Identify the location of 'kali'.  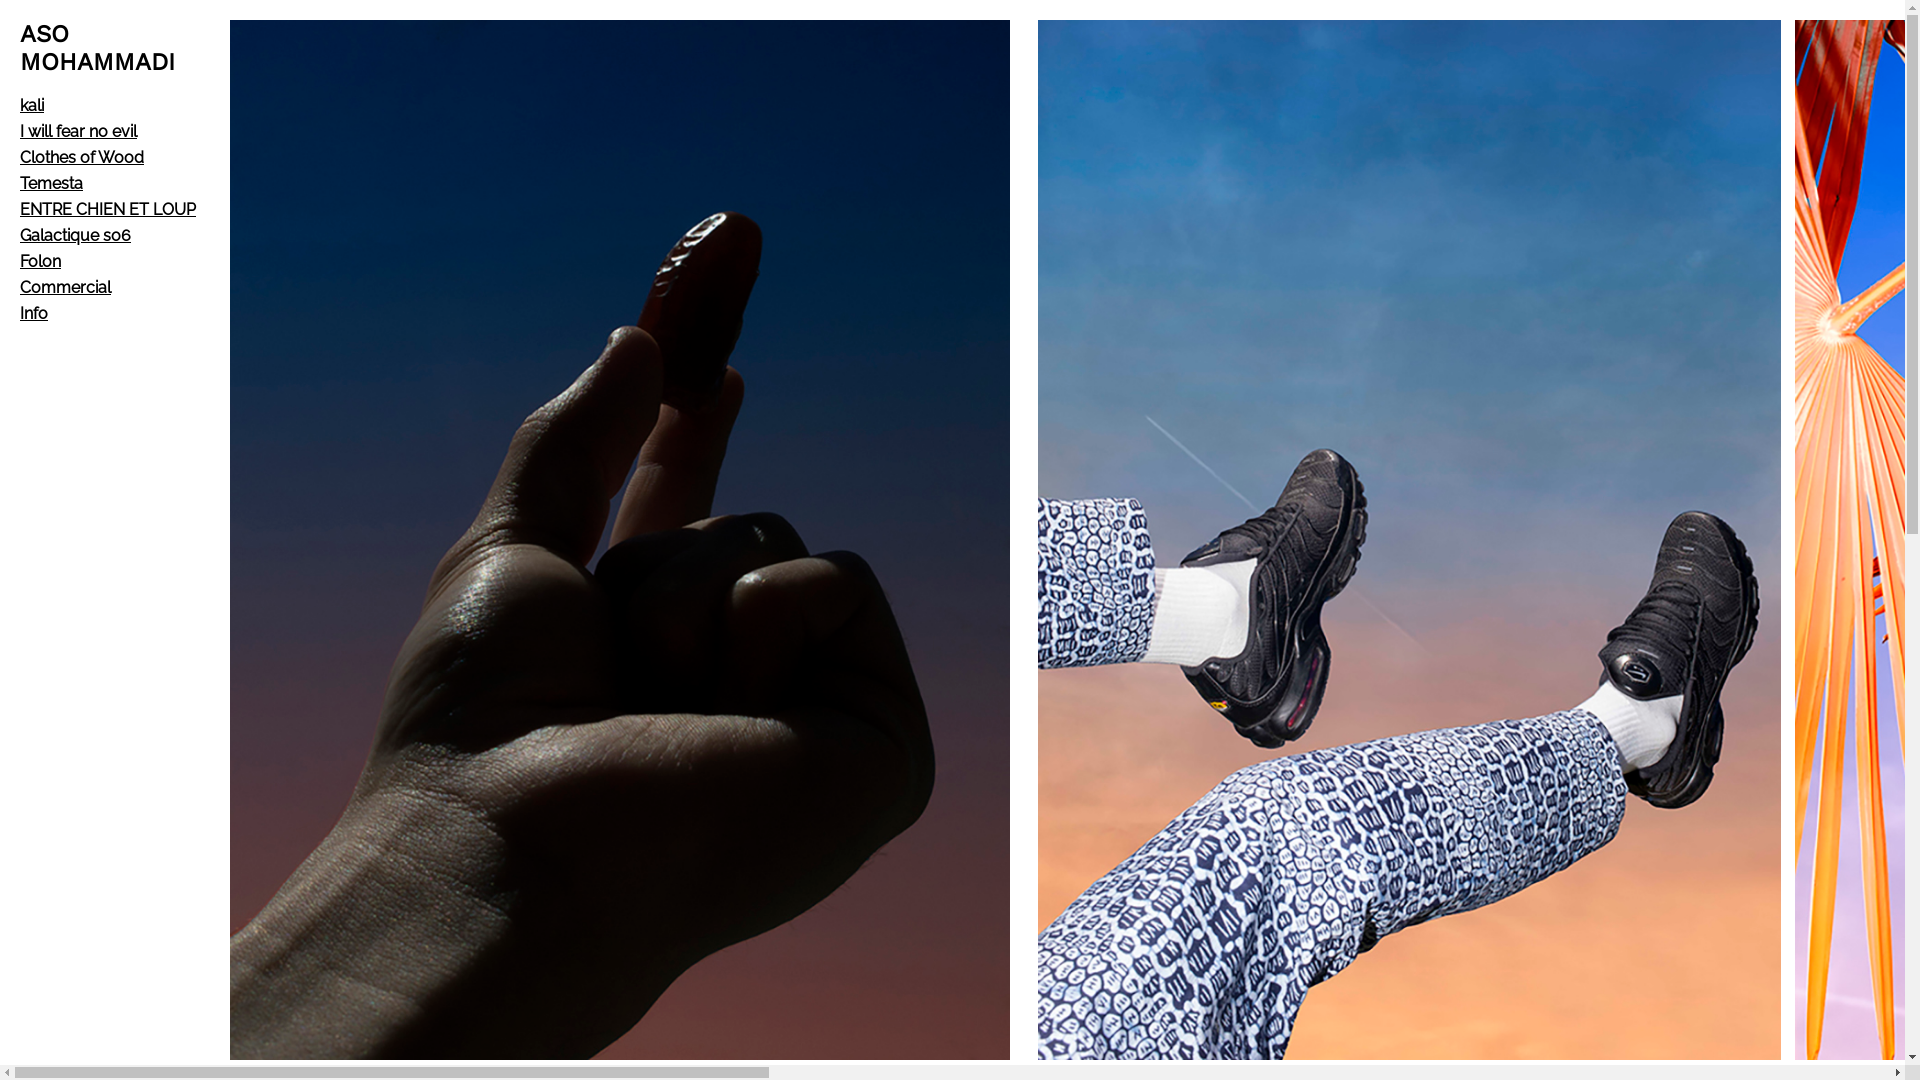
(32, 105).